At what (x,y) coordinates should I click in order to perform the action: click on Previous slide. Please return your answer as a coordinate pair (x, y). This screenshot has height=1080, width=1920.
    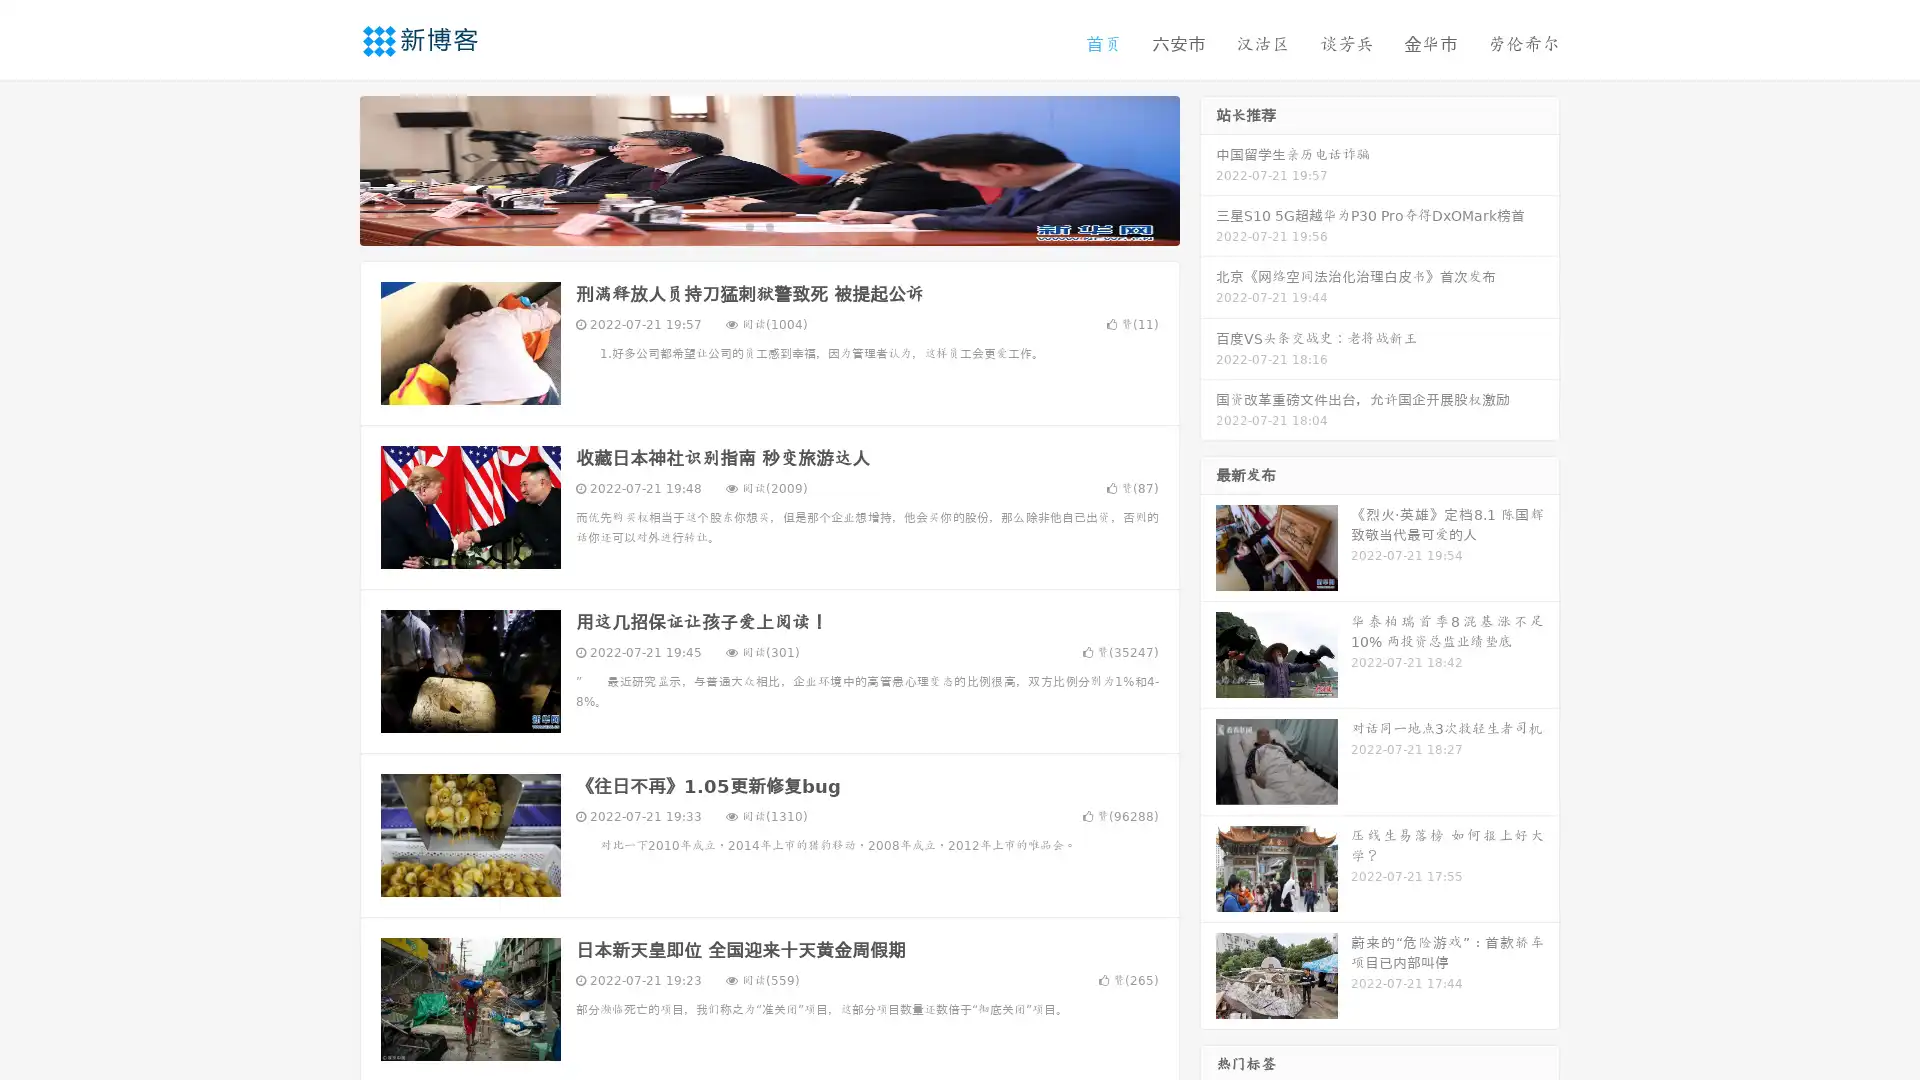
    Looking at the image, I should click on (330, 168).